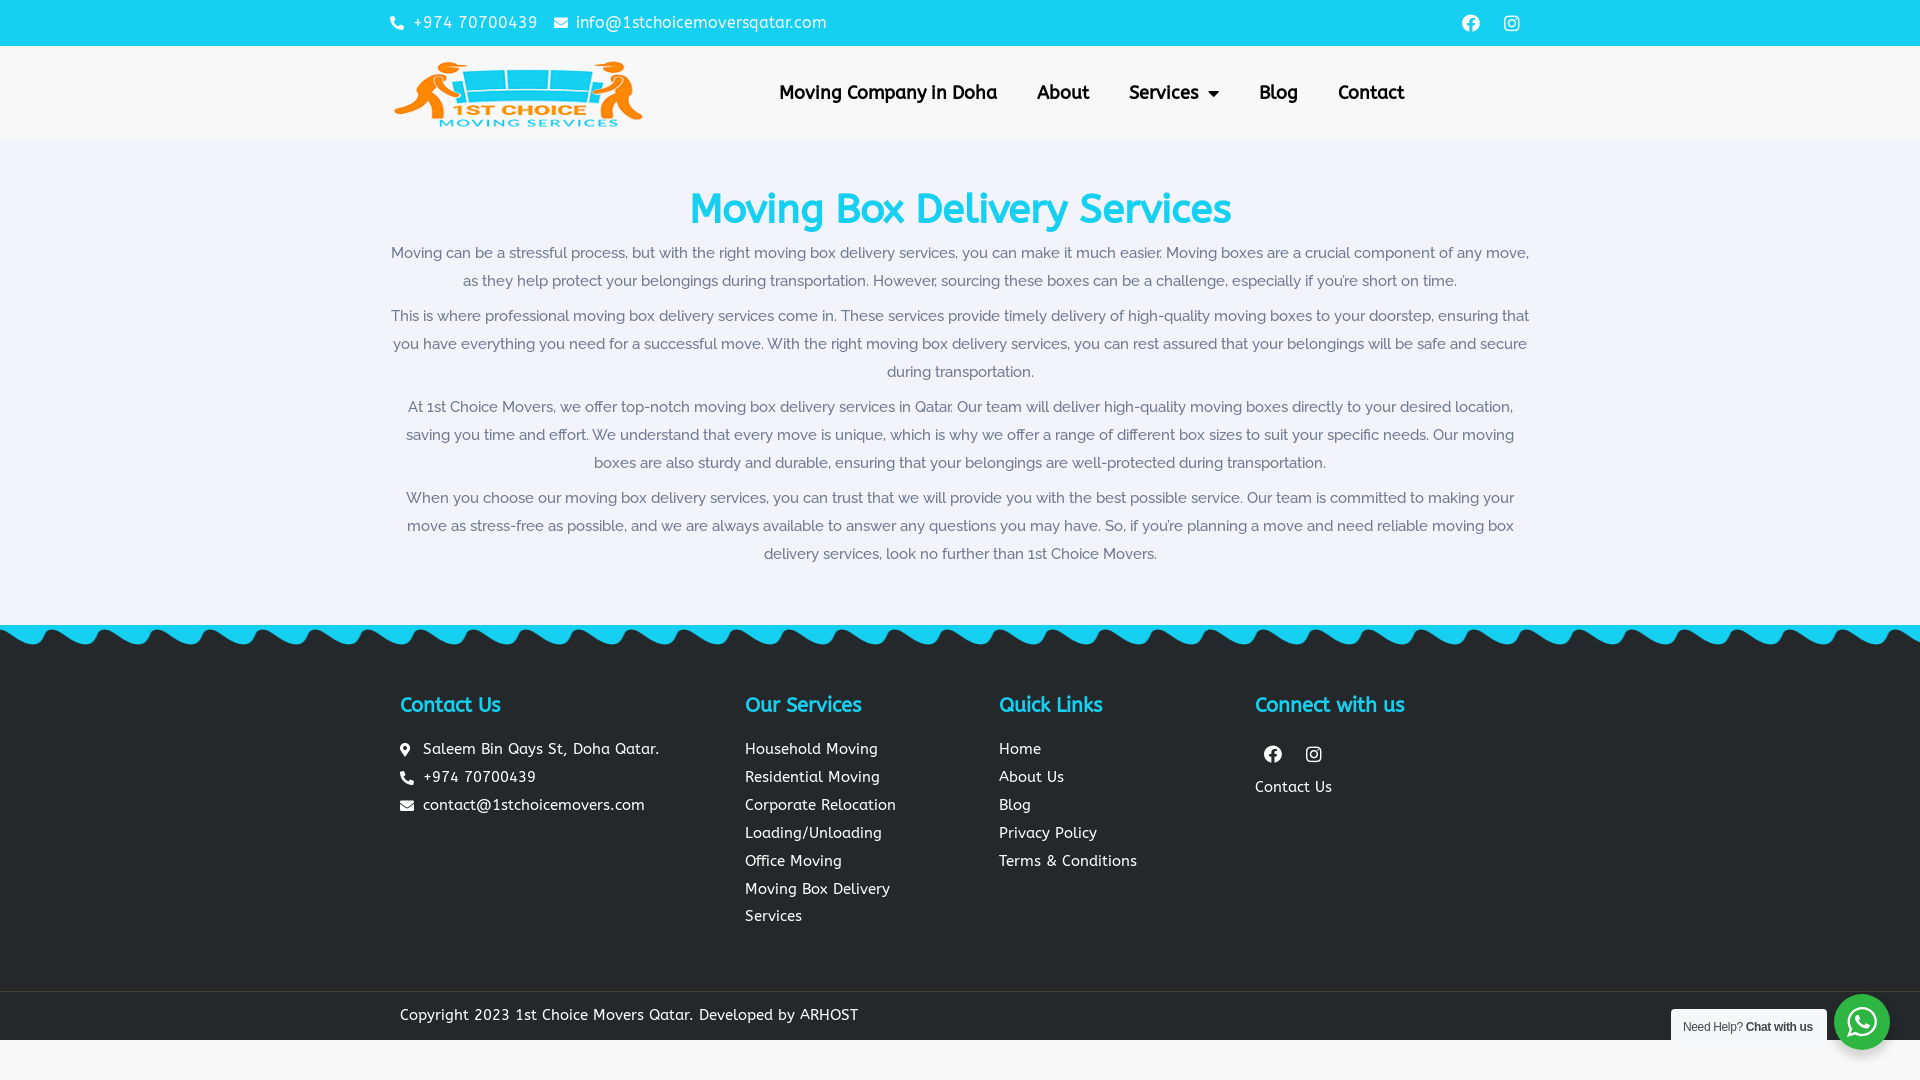  I want to click on 'Residential Moving', so click(847, 777).